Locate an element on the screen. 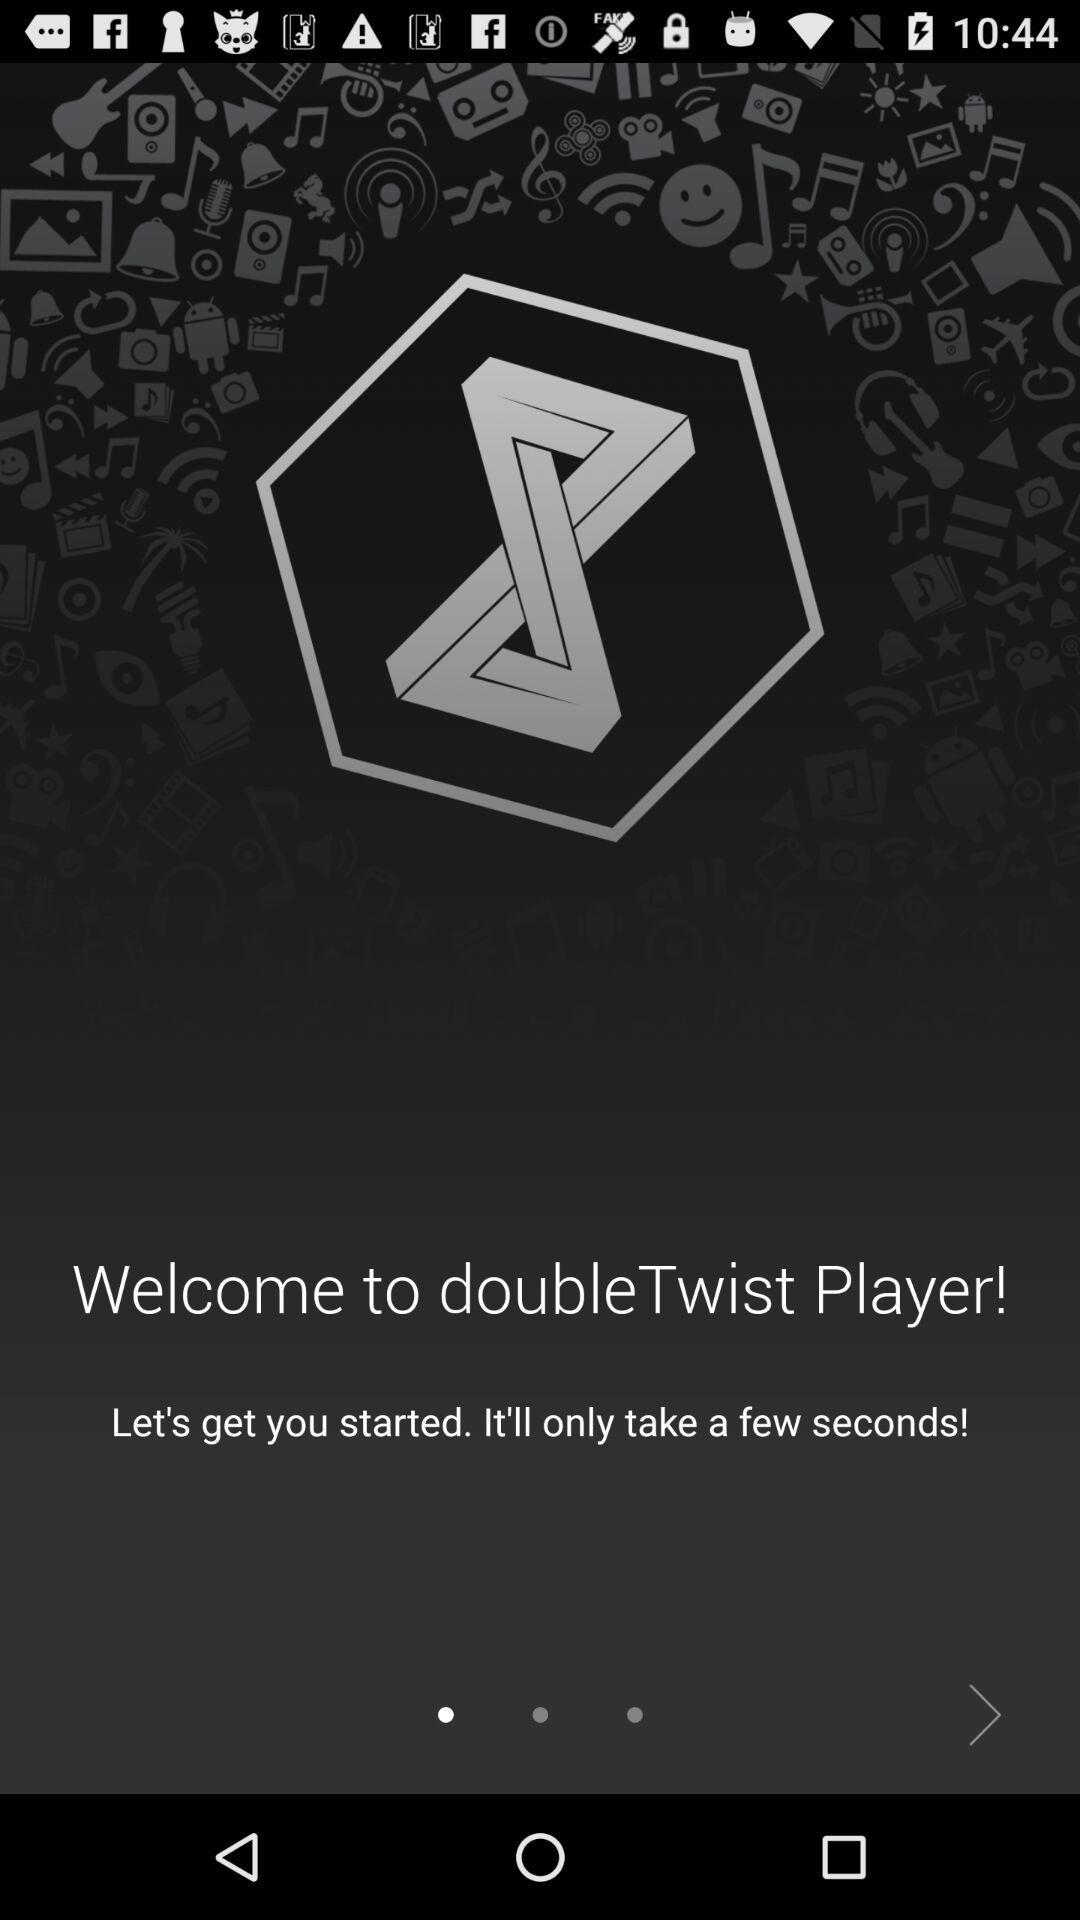 This screenshot has height=1920, width=1080. the arrow_forward icon is located at coordinates (984, 1835).